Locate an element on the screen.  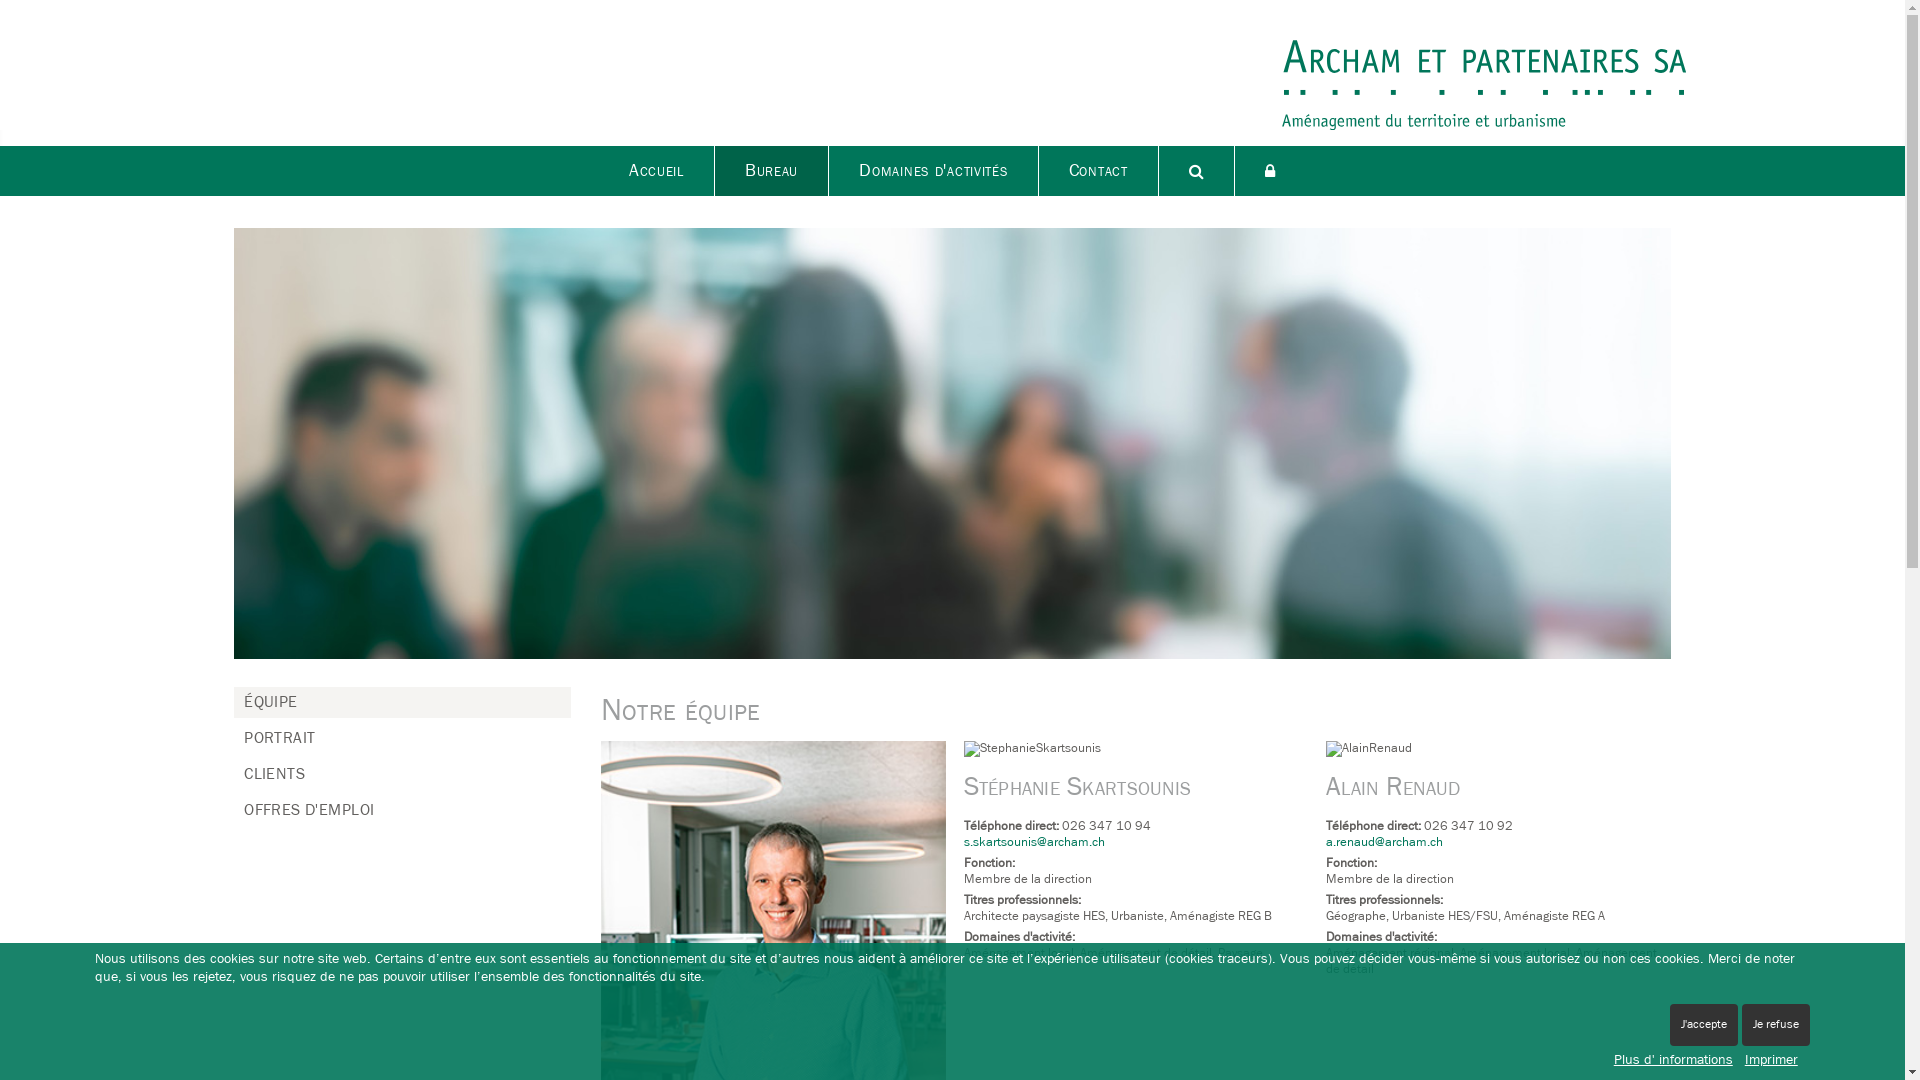
'Imprimer' is located at coordinates (1771, 1059).